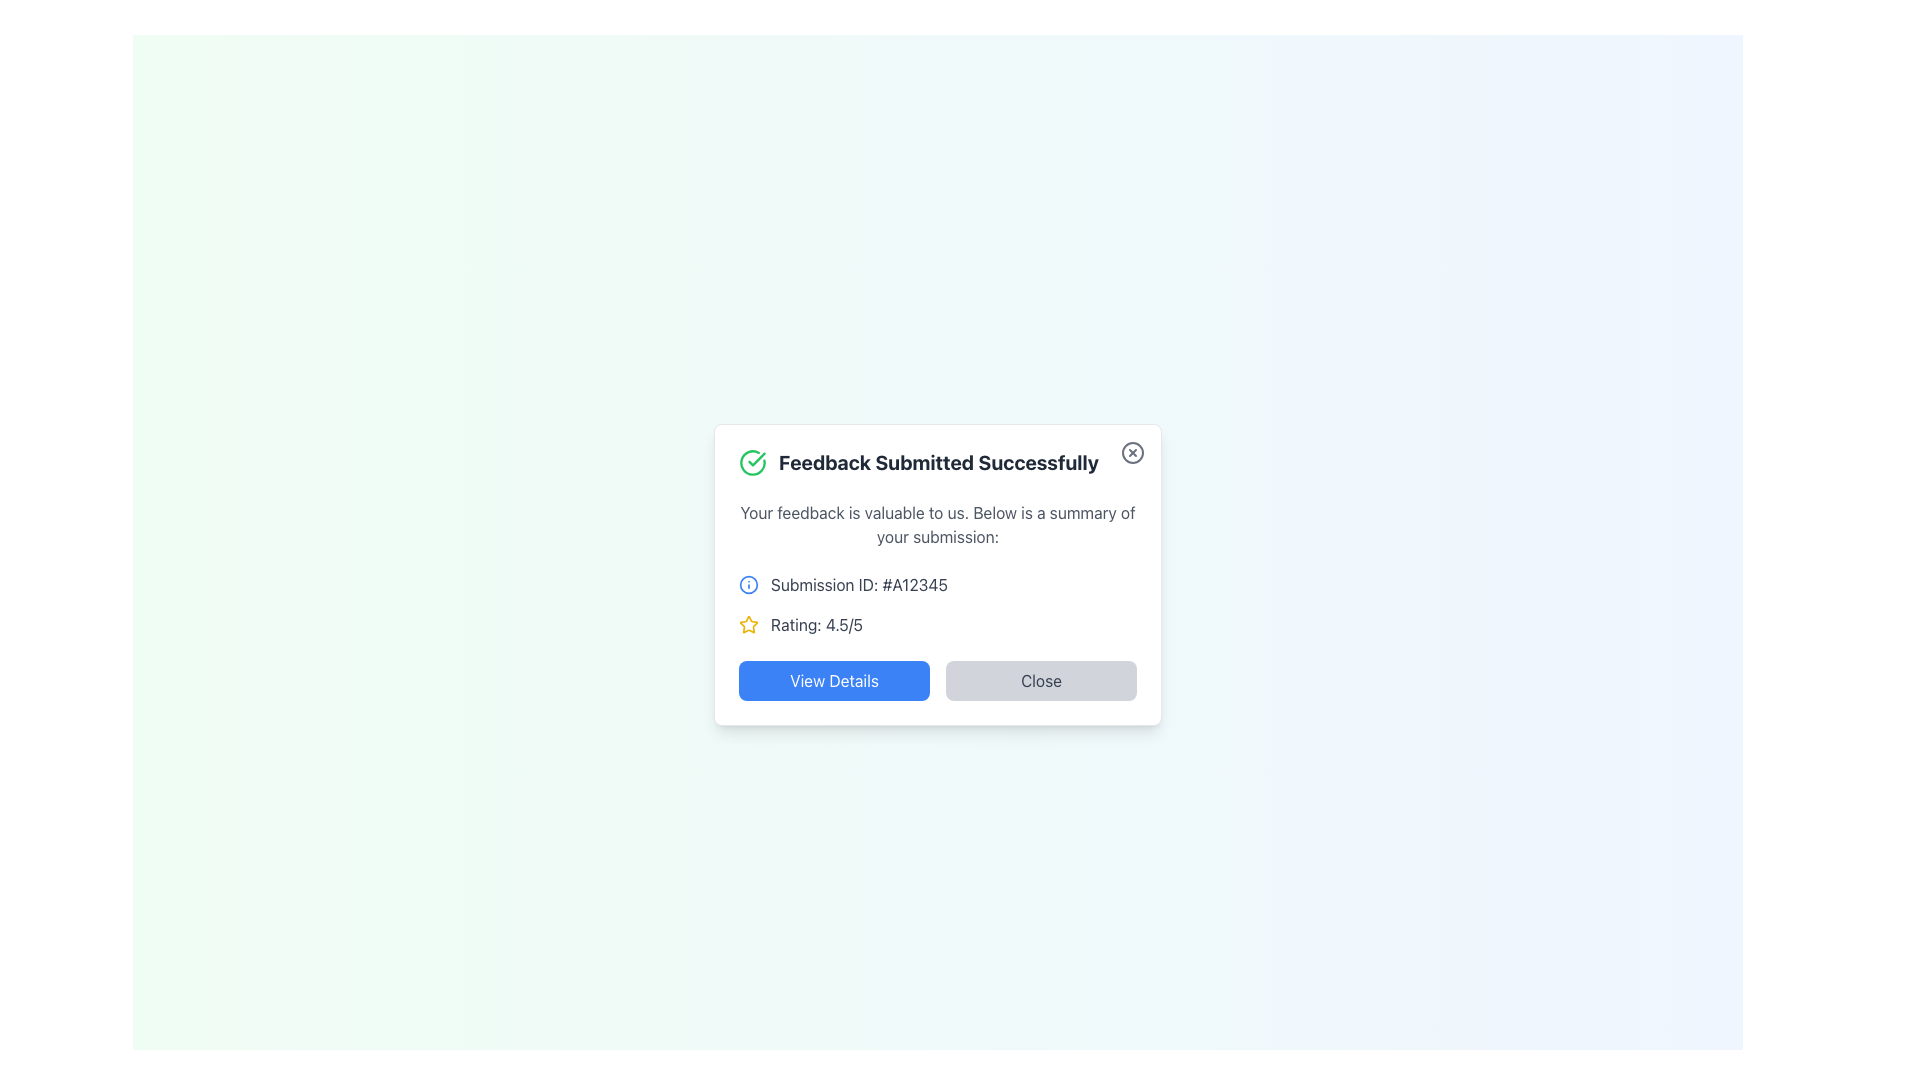  I want to click on star icon representing the rating value located in the modal dialog box next to the text 'Rating: 4.5/5', so click(747, 623).